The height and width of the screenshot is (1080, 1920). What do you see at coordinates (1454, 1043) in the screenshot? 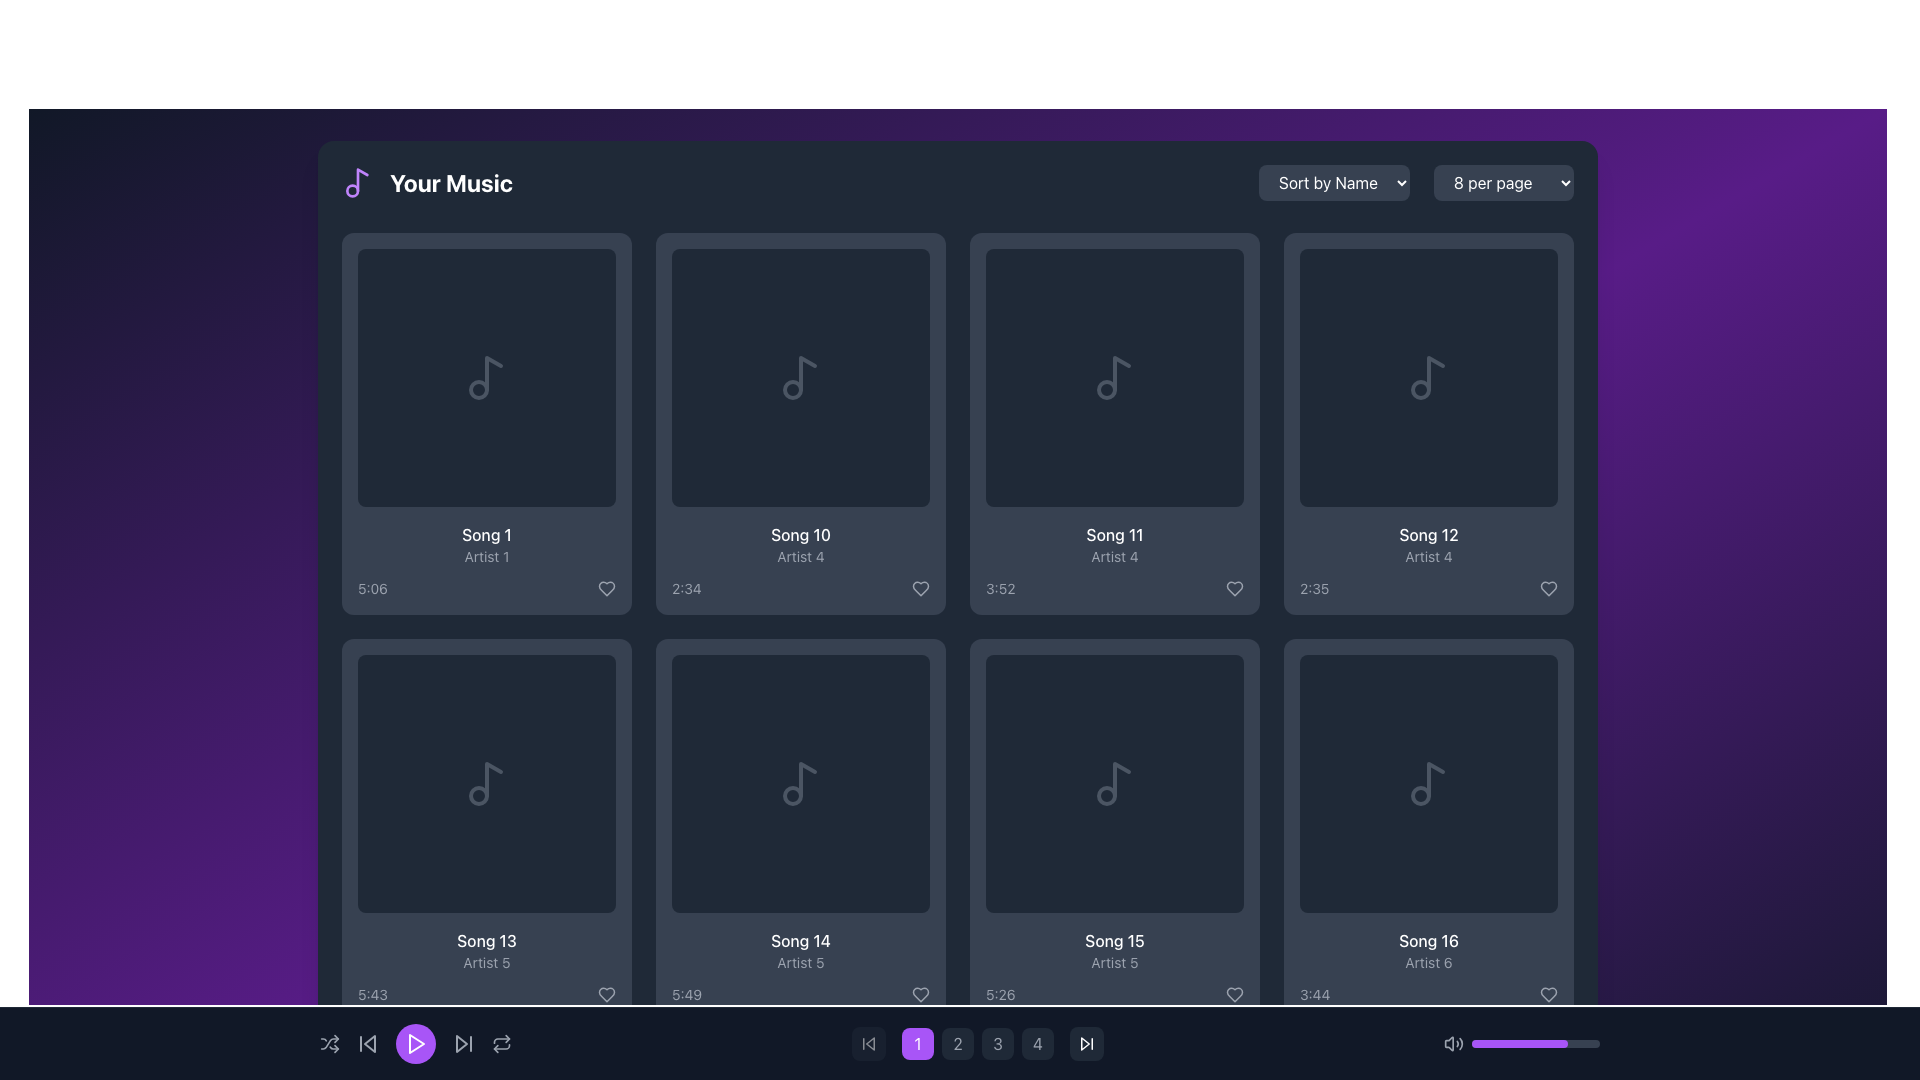
I see `the audio control icon located in the bottom navigation bar, positioned to the far left of the row of controls` at bounding box center [1454, 1043].